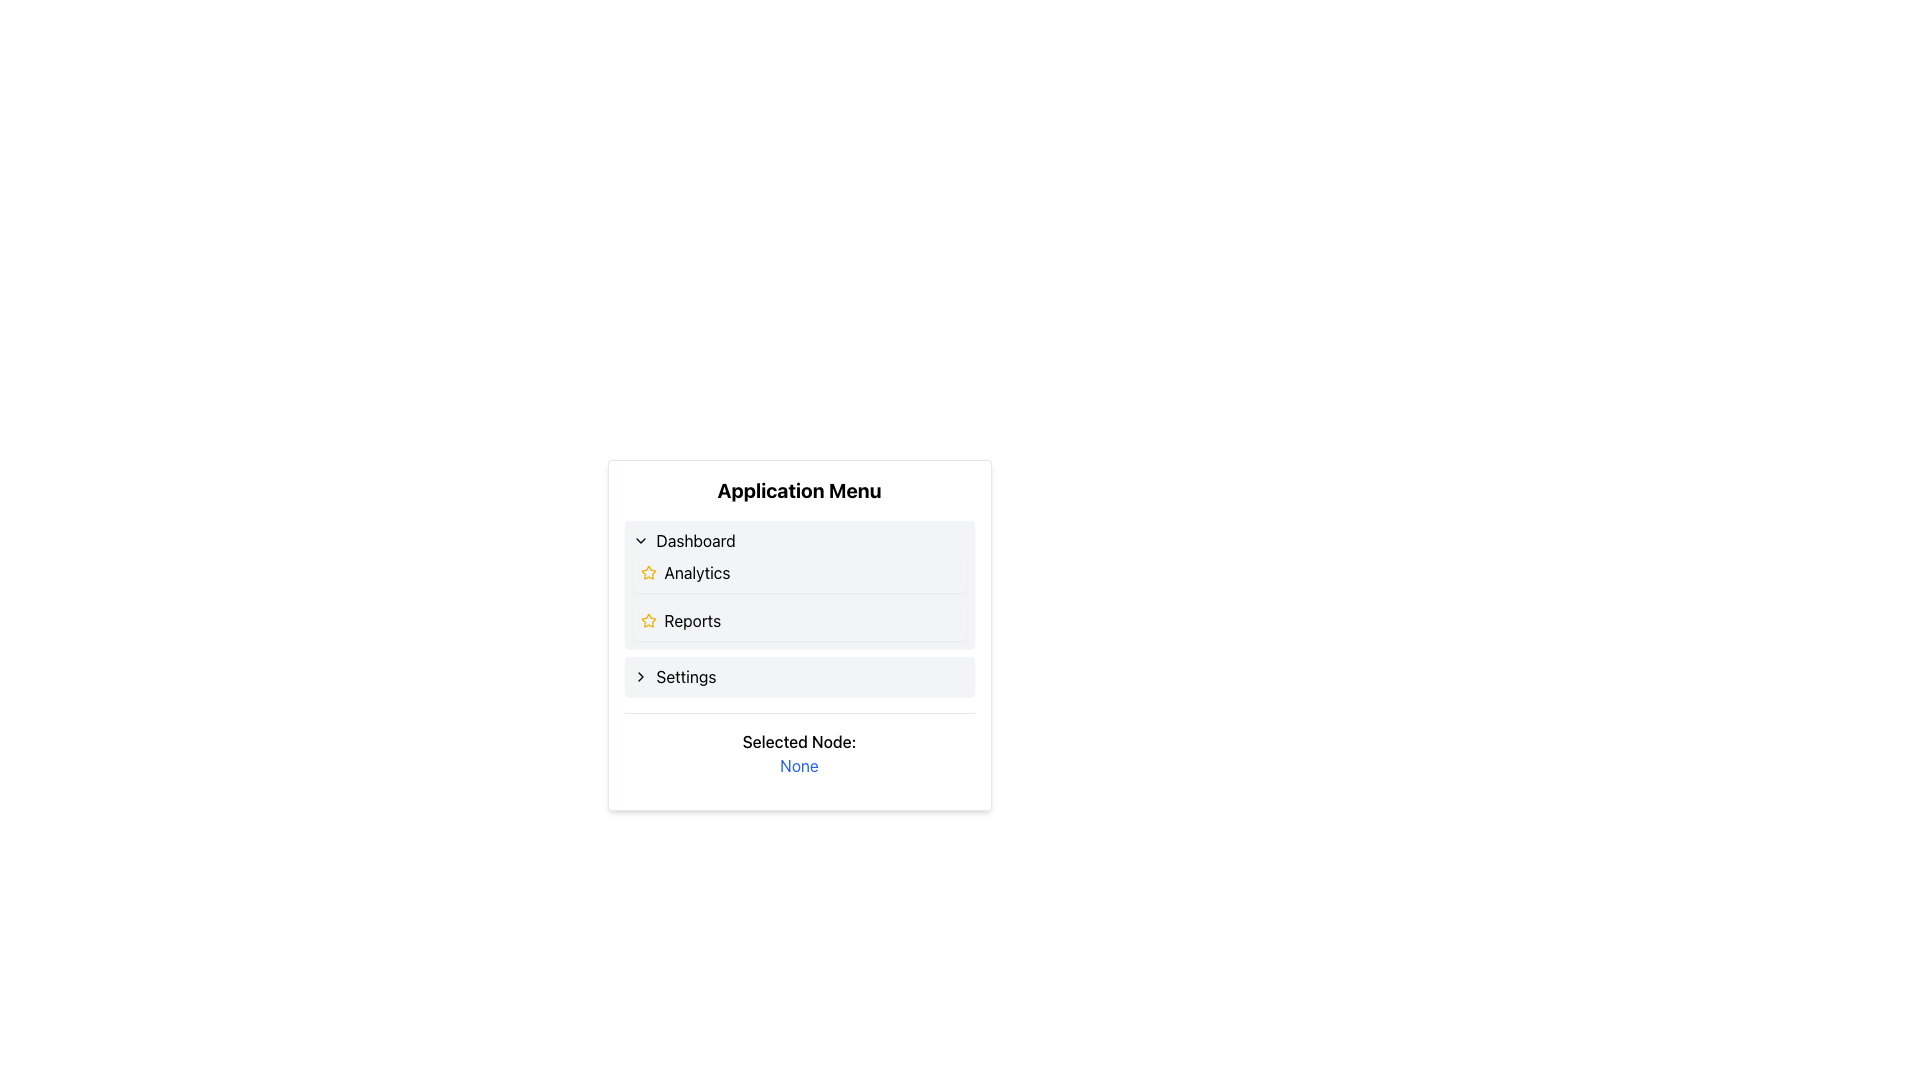  What do you see at coordinates (648, 620) in the screenshot?
I see `the star icon in the 'Reports' menu, which is golden yellow and outlined with current color, located in the second row of the UI` at bounding box center [648, 620].